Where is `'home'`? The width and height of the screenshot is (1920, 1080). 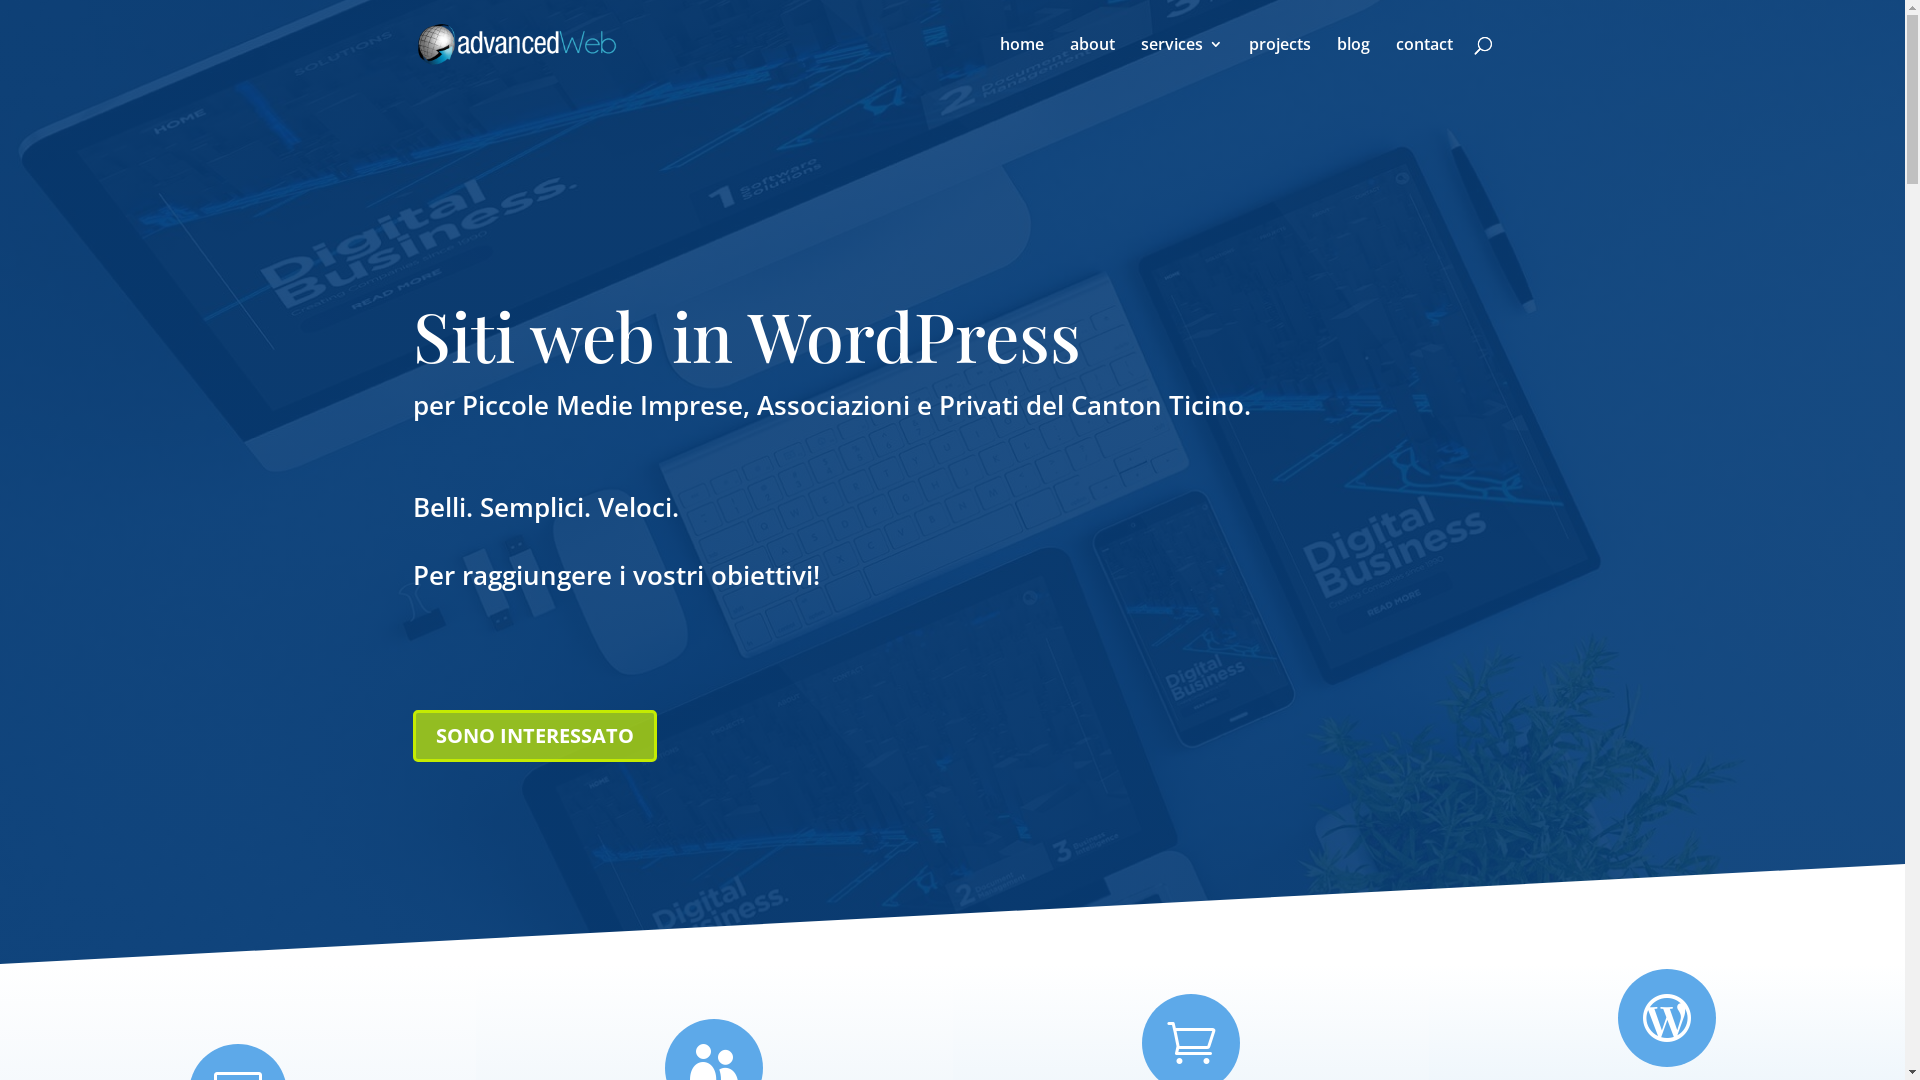
'home' is located at coordinates (1022, 61).